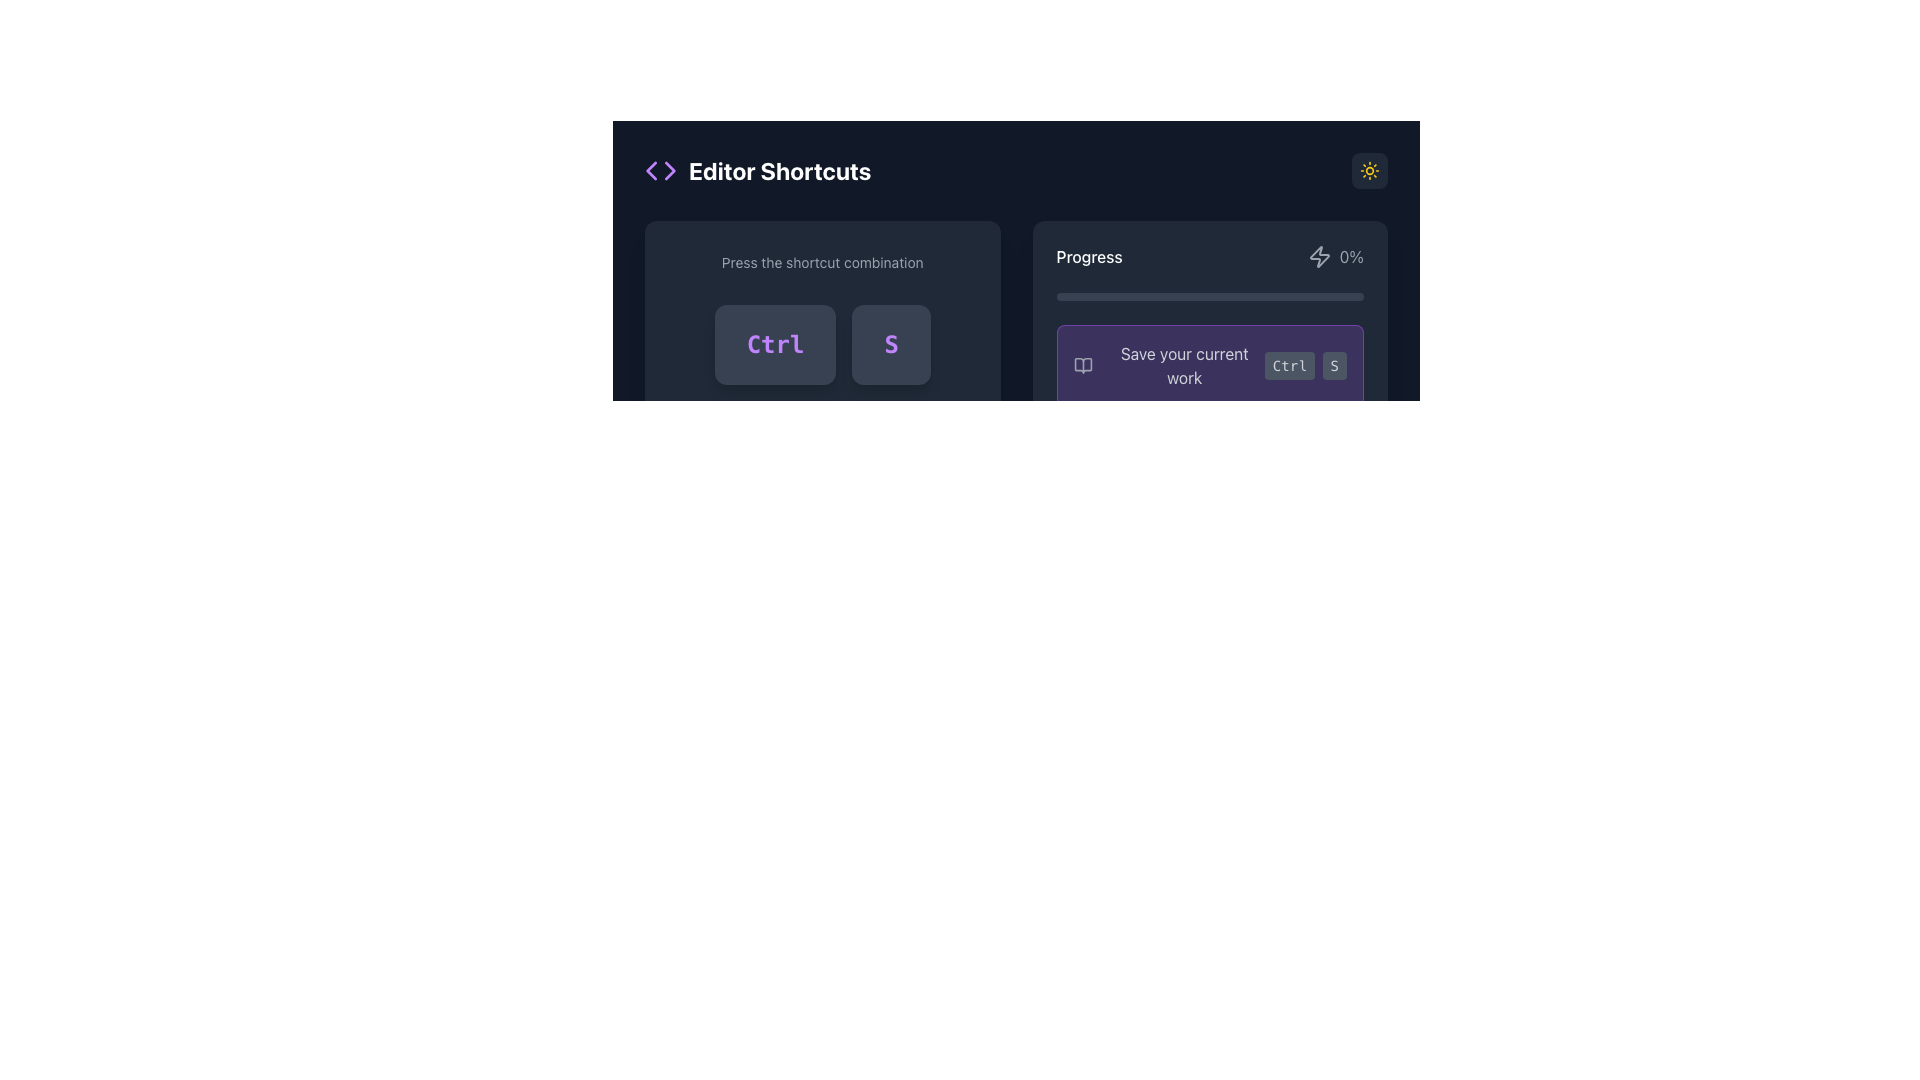  I want to click on the static text label displaying 'Progress', which is positioned to the left of an icon and a text showing '0%', located in the upper right of the interface, so click(1088, 256).